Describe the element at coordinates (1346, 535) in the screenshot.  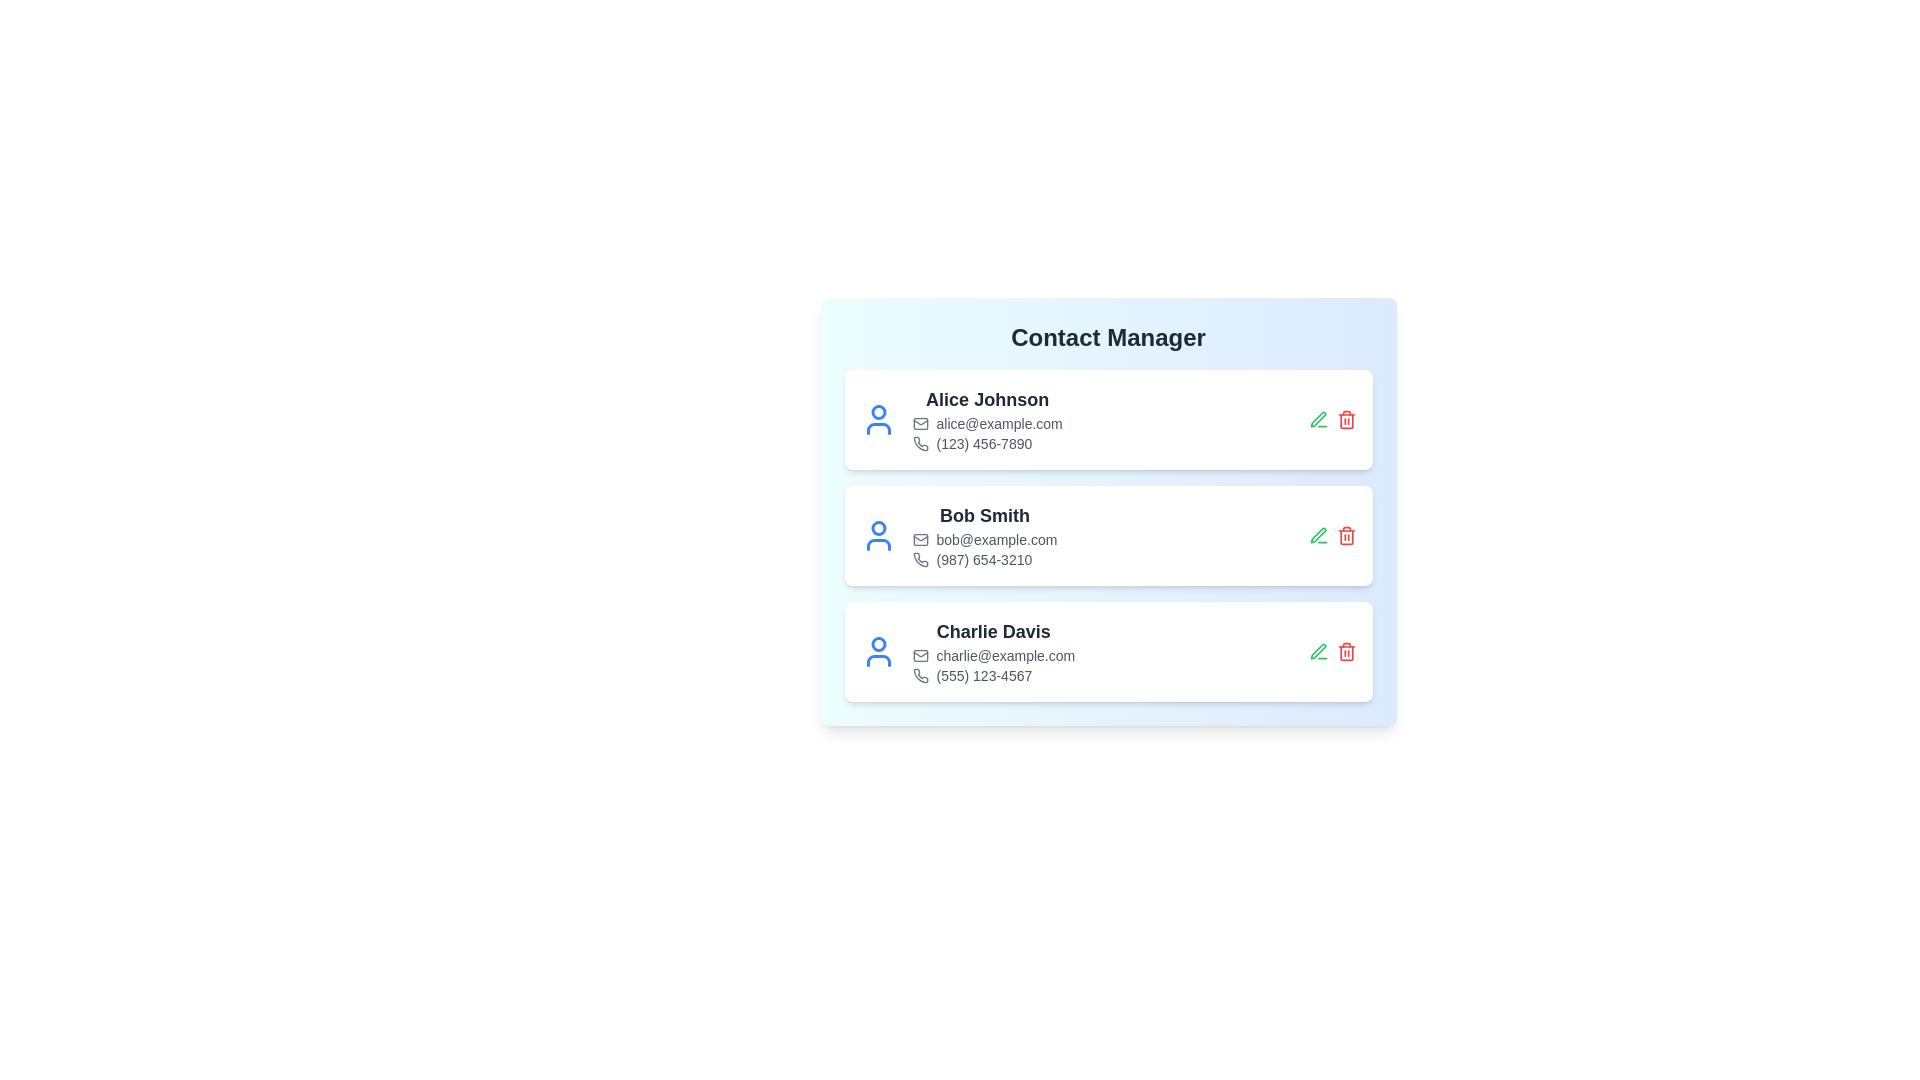
I see `the delete button for the contact identified by Bob Smith` at that location.